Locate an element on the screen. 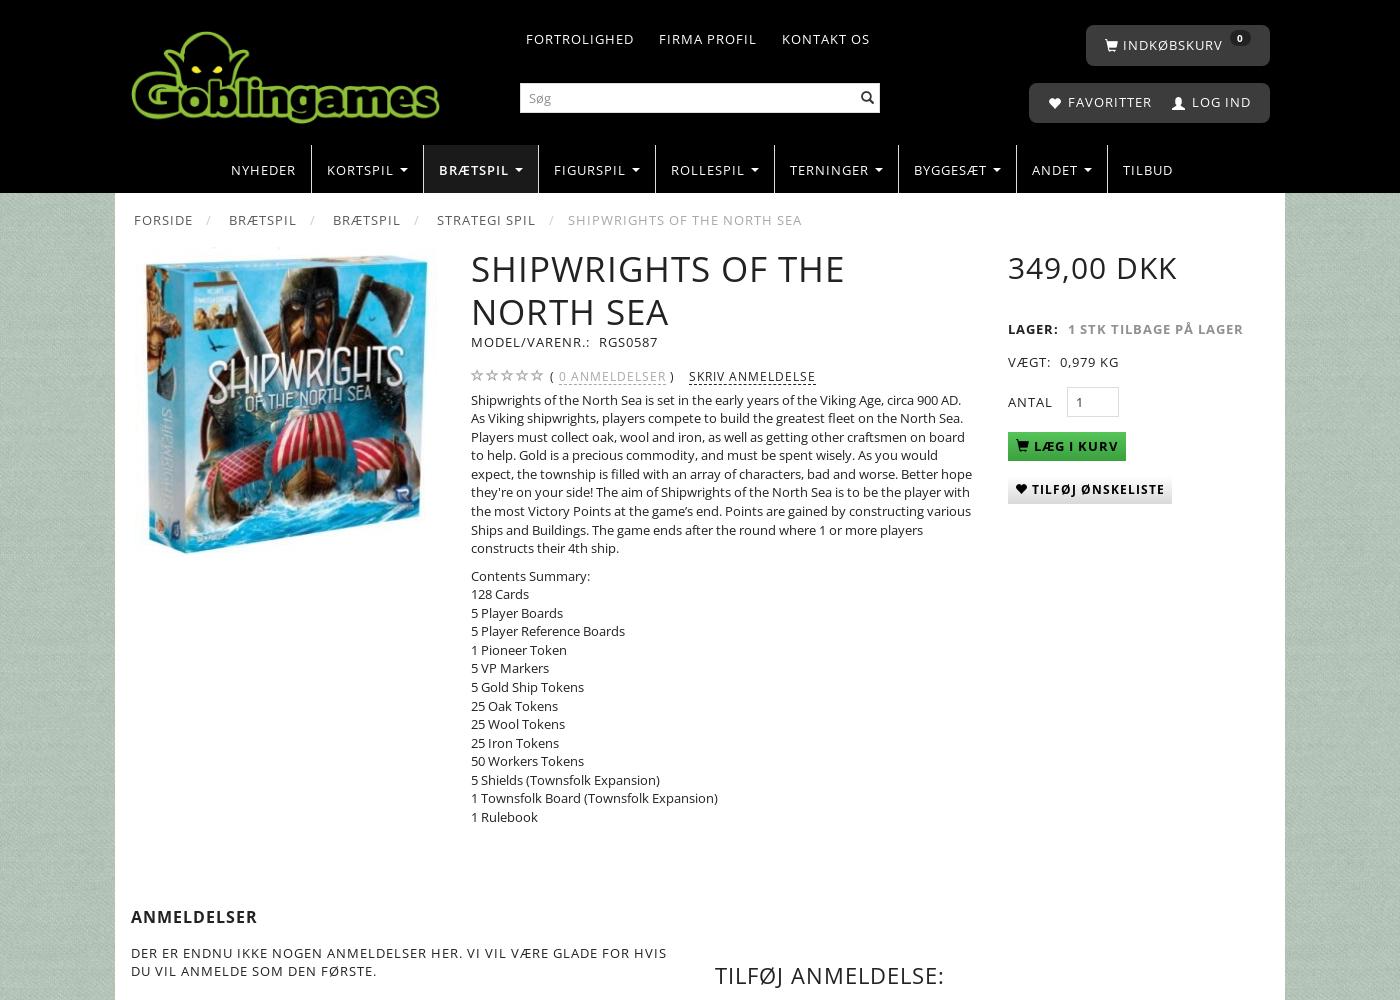 This screenshot has height=1000, width=1400. '1 Townsfolk Board (Townsfolk Expansion)' is located at coordinates (594, 798).